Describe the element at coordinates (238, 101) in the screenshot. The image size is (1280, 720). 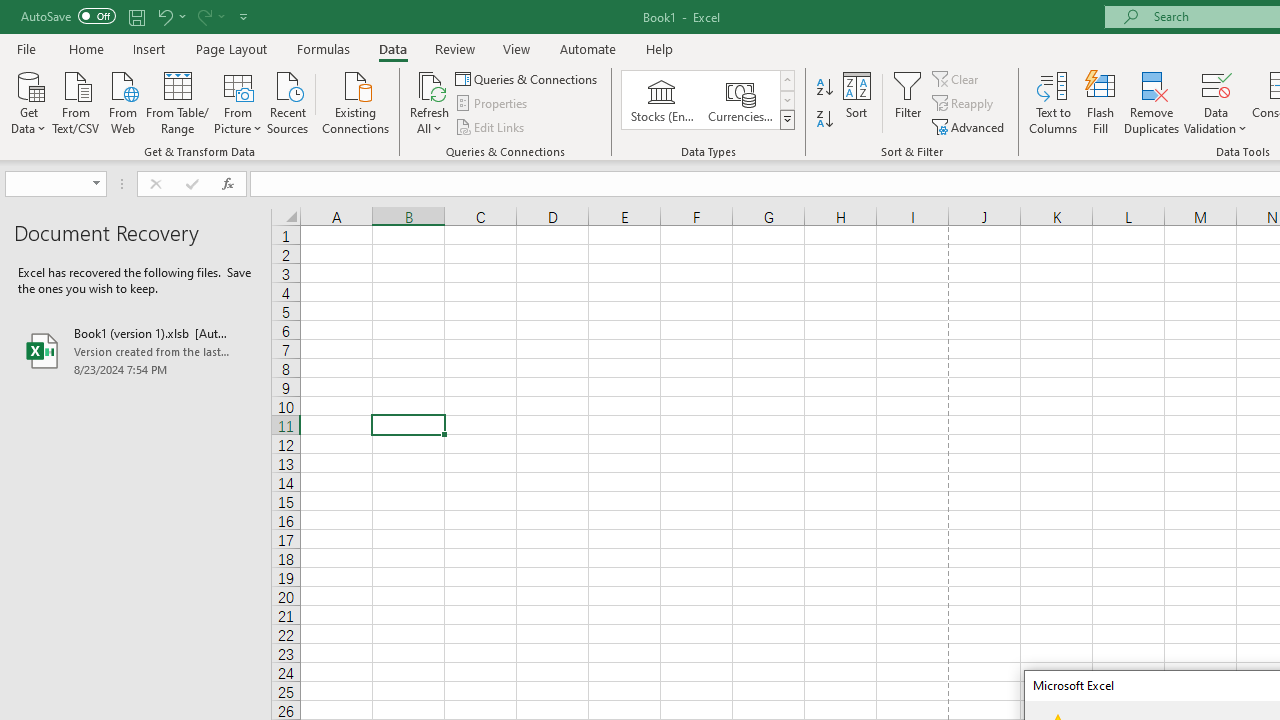
I see `'From Picture'` at that location.